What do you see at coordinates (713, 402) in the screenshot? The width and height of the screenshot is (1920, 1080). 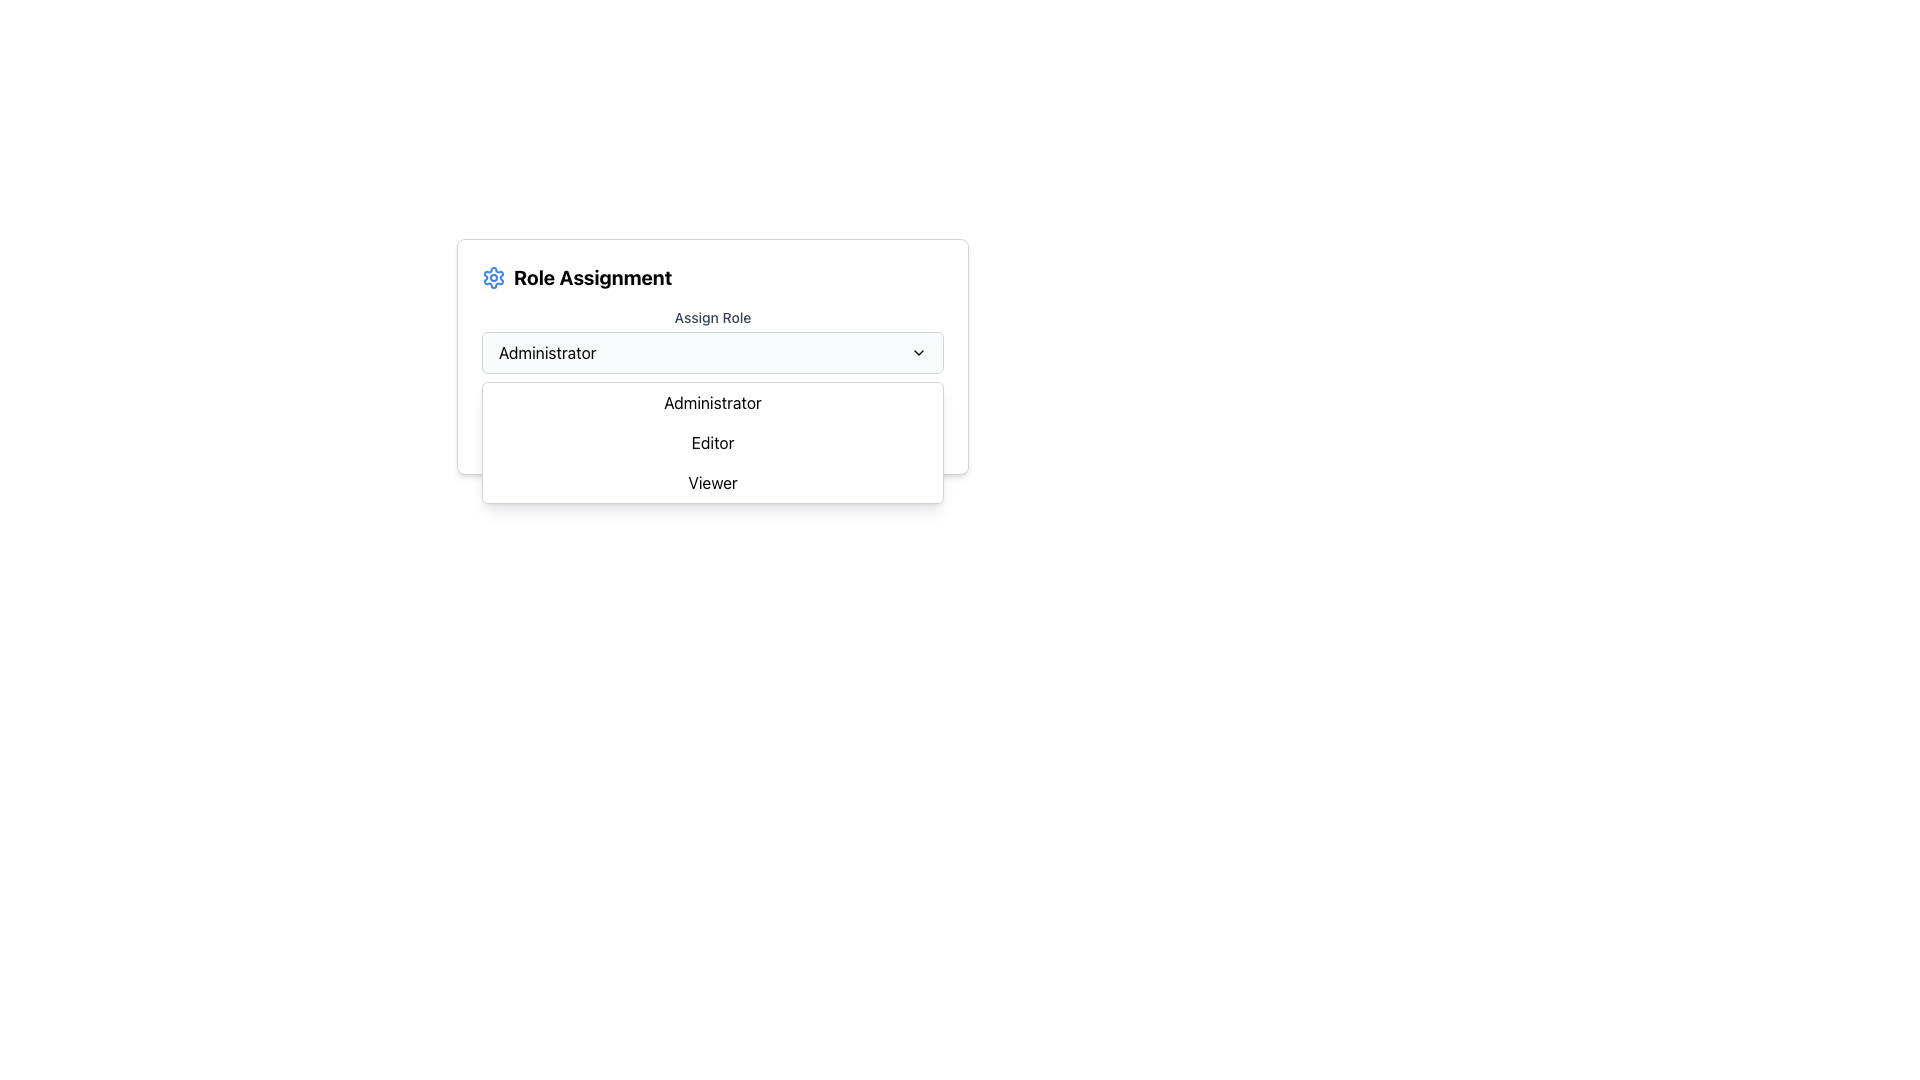 I see `the 'Administrator' option in the dropdown menu located below the 'Assign Role' label in the 'Role Assignment' card` at bounding box center [713, 402].